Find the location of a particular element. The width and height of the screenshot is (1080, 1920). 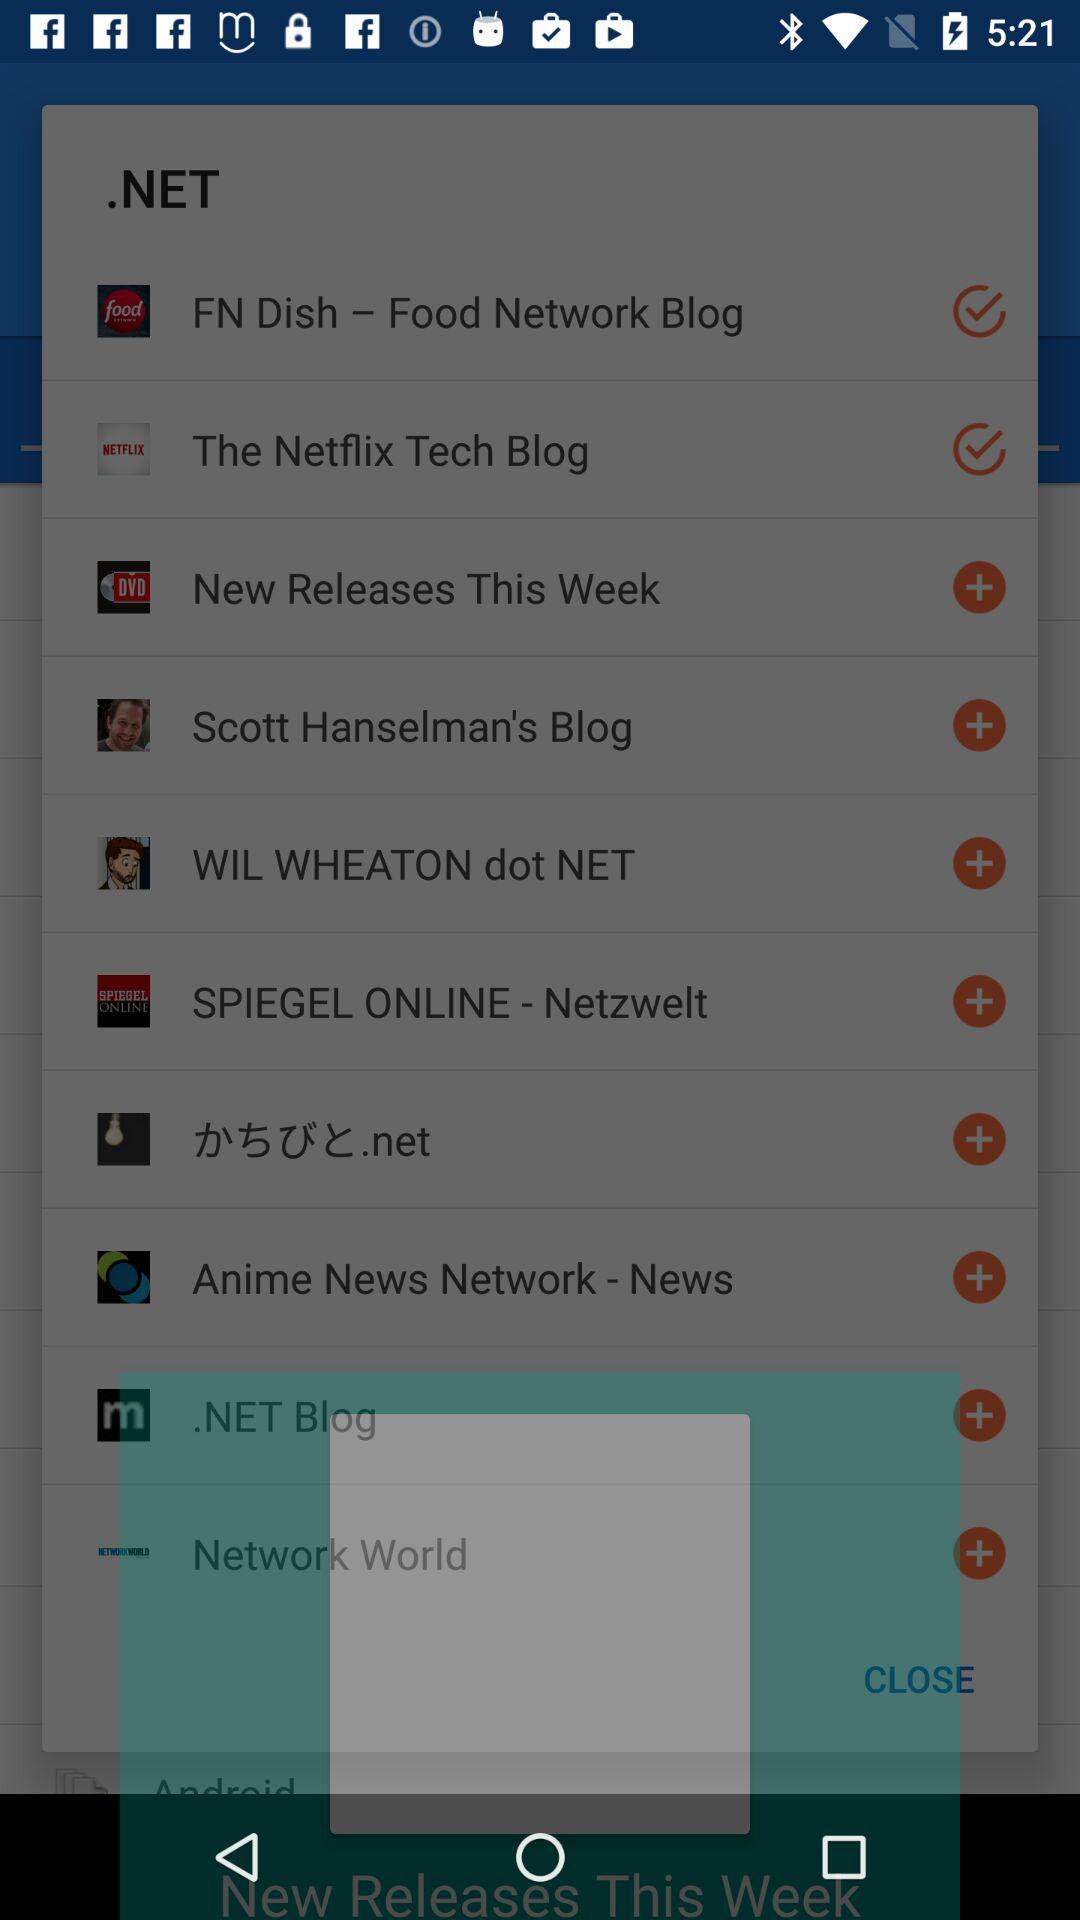

website to bookmark is located at coordinates (978, 1001).